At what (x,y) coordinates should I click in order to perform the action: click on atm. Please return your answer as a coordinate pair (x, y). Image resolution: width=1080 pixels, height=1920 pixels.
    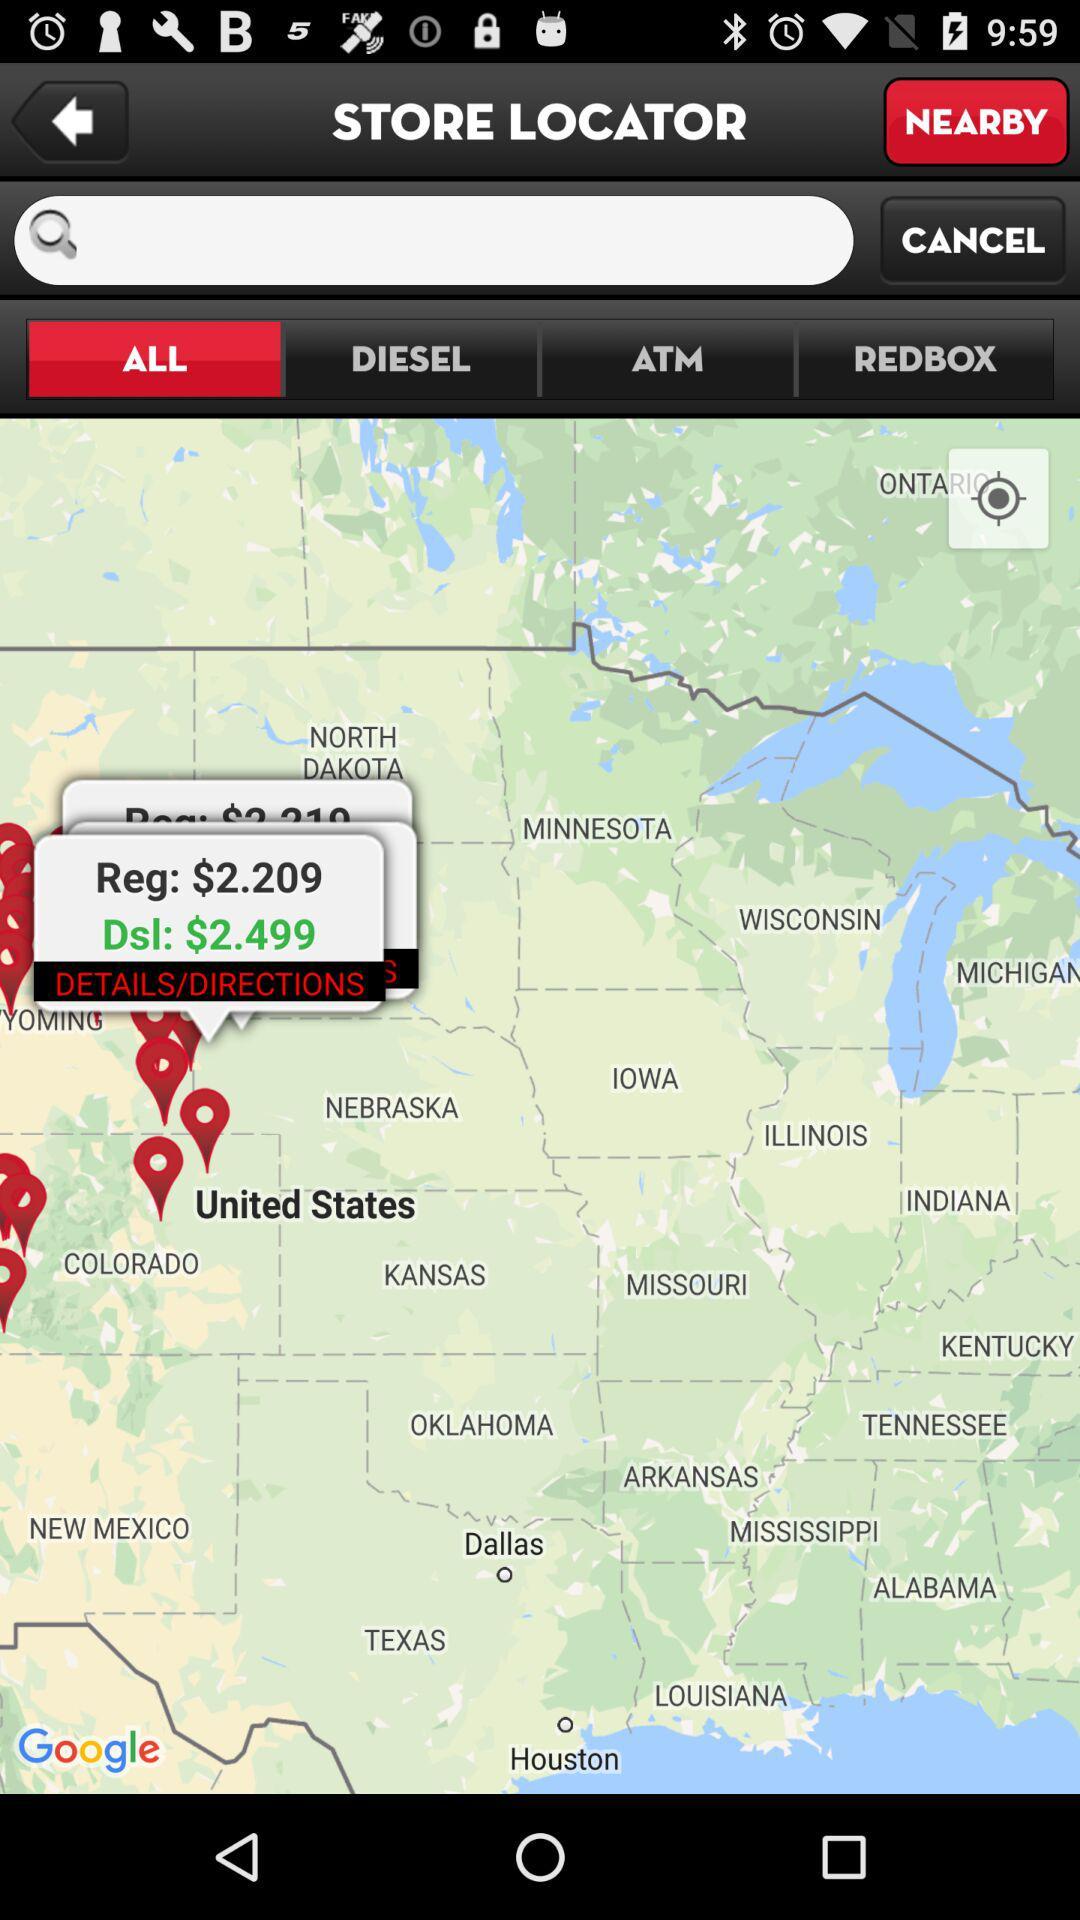
    Looking at the image, I should click on (667, 359).